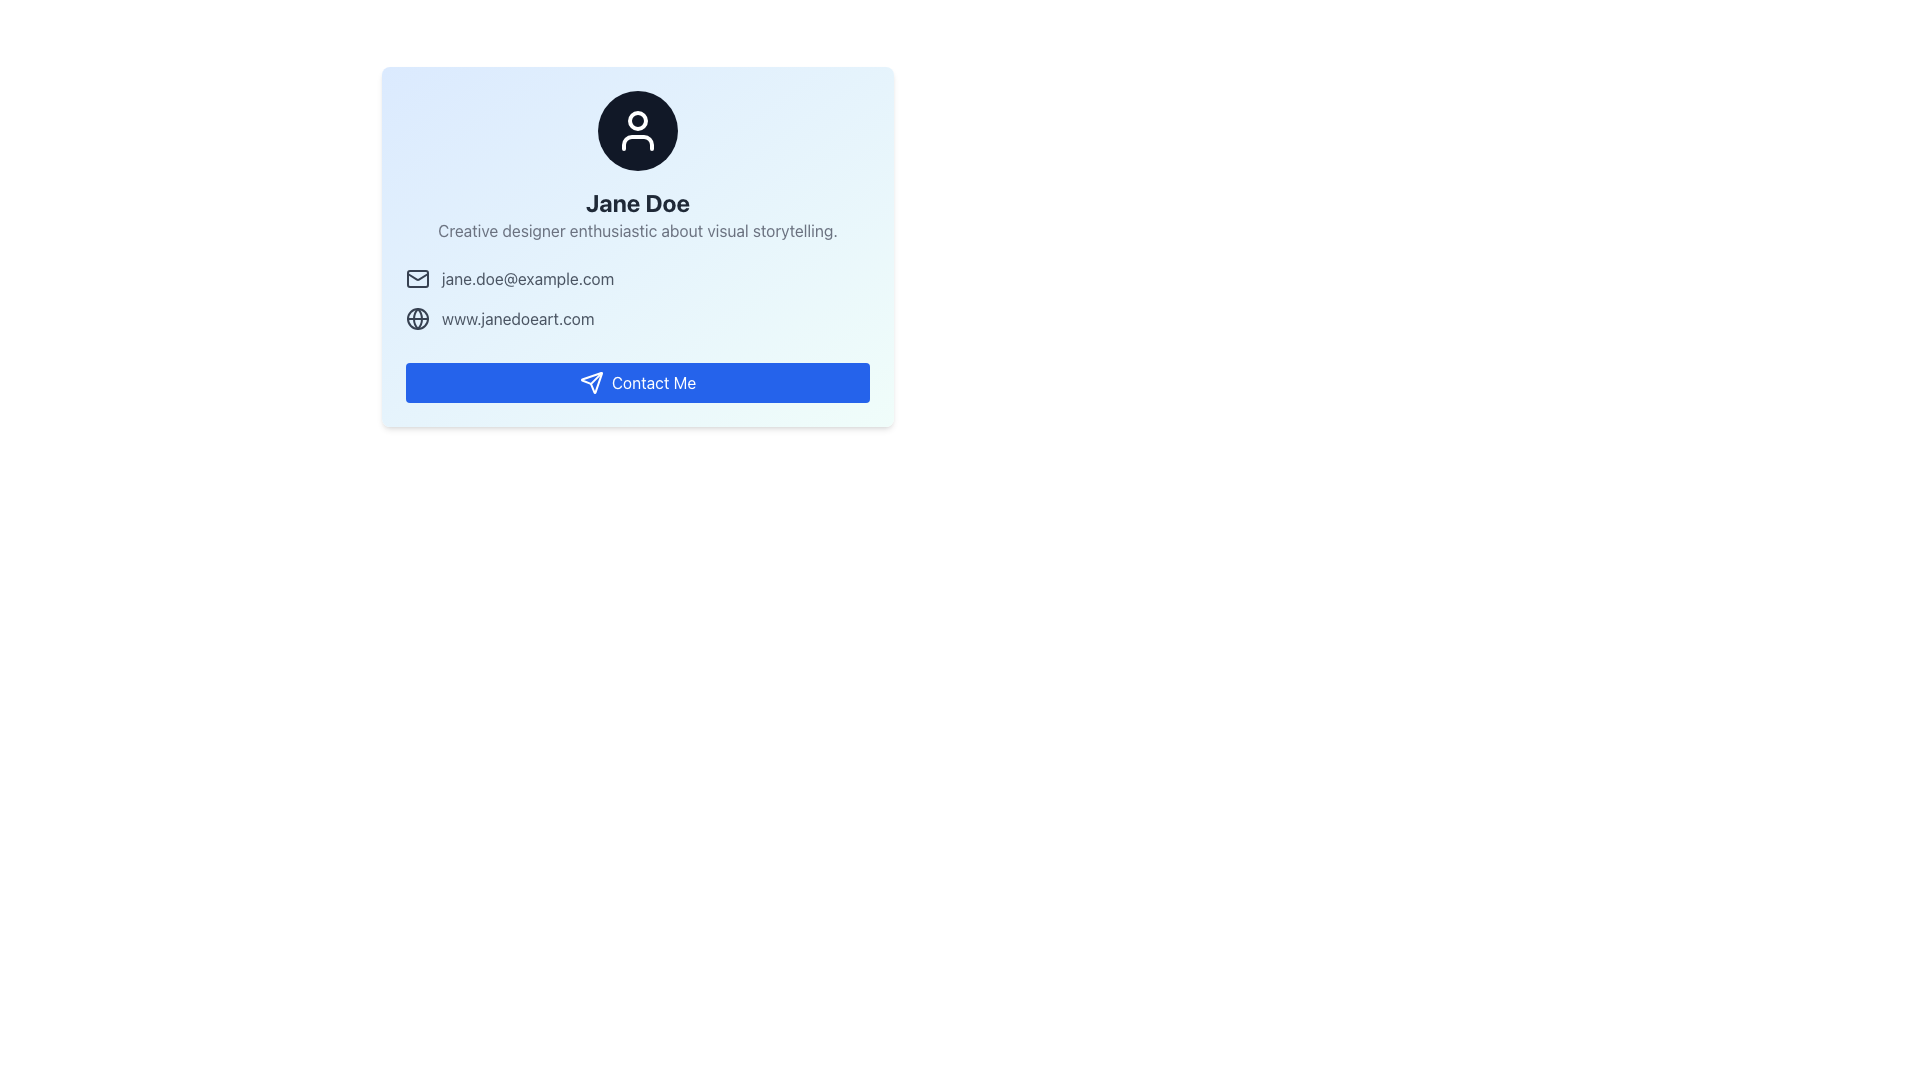 The height and width of the screenshot is (1080, 1920). What do you see at coordinates (637, 120) in the screenshot?
I see `the Circle SVG element that represents the head of a user icon, located in the center of the user card above the text content` at bounding box center [637, 120].